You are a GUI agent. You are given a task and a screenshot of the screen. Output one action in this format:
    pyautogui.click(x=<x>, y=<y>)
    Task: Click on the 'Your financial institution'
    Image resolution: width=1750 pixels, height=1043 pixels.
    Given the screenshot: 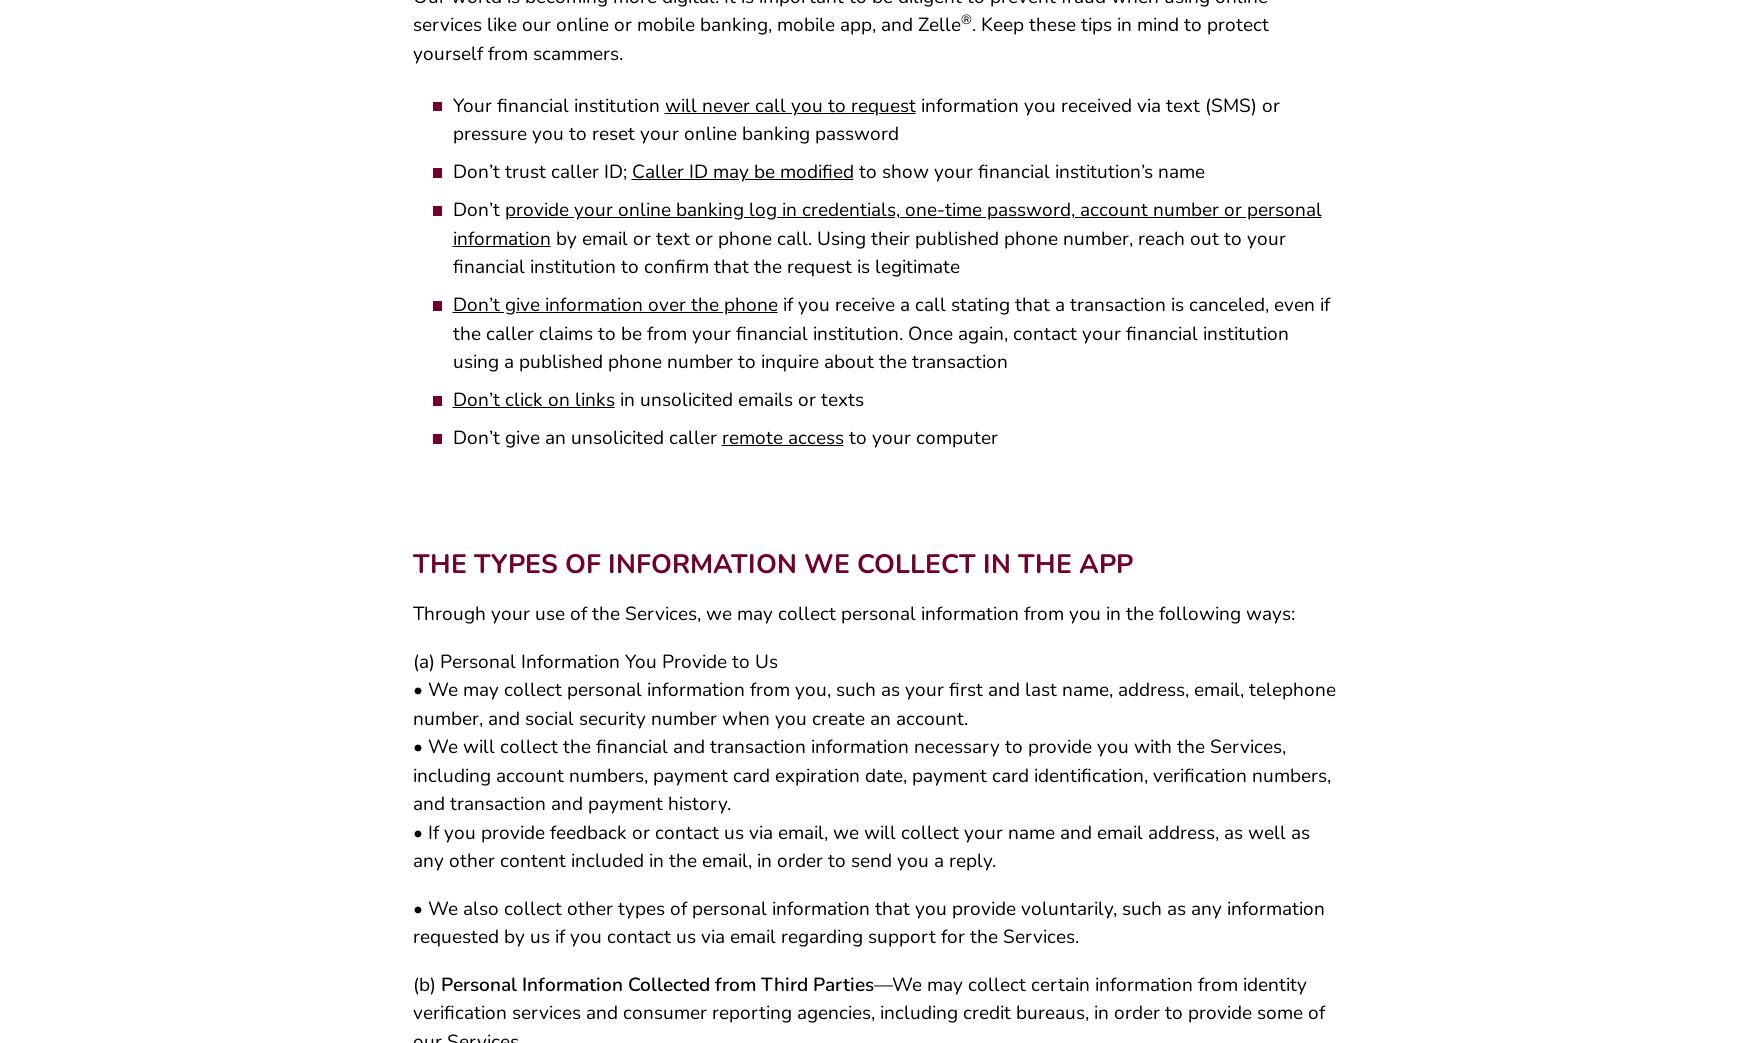 What is the action you would take?
    pyautogui.click(x=557, y=112)
    